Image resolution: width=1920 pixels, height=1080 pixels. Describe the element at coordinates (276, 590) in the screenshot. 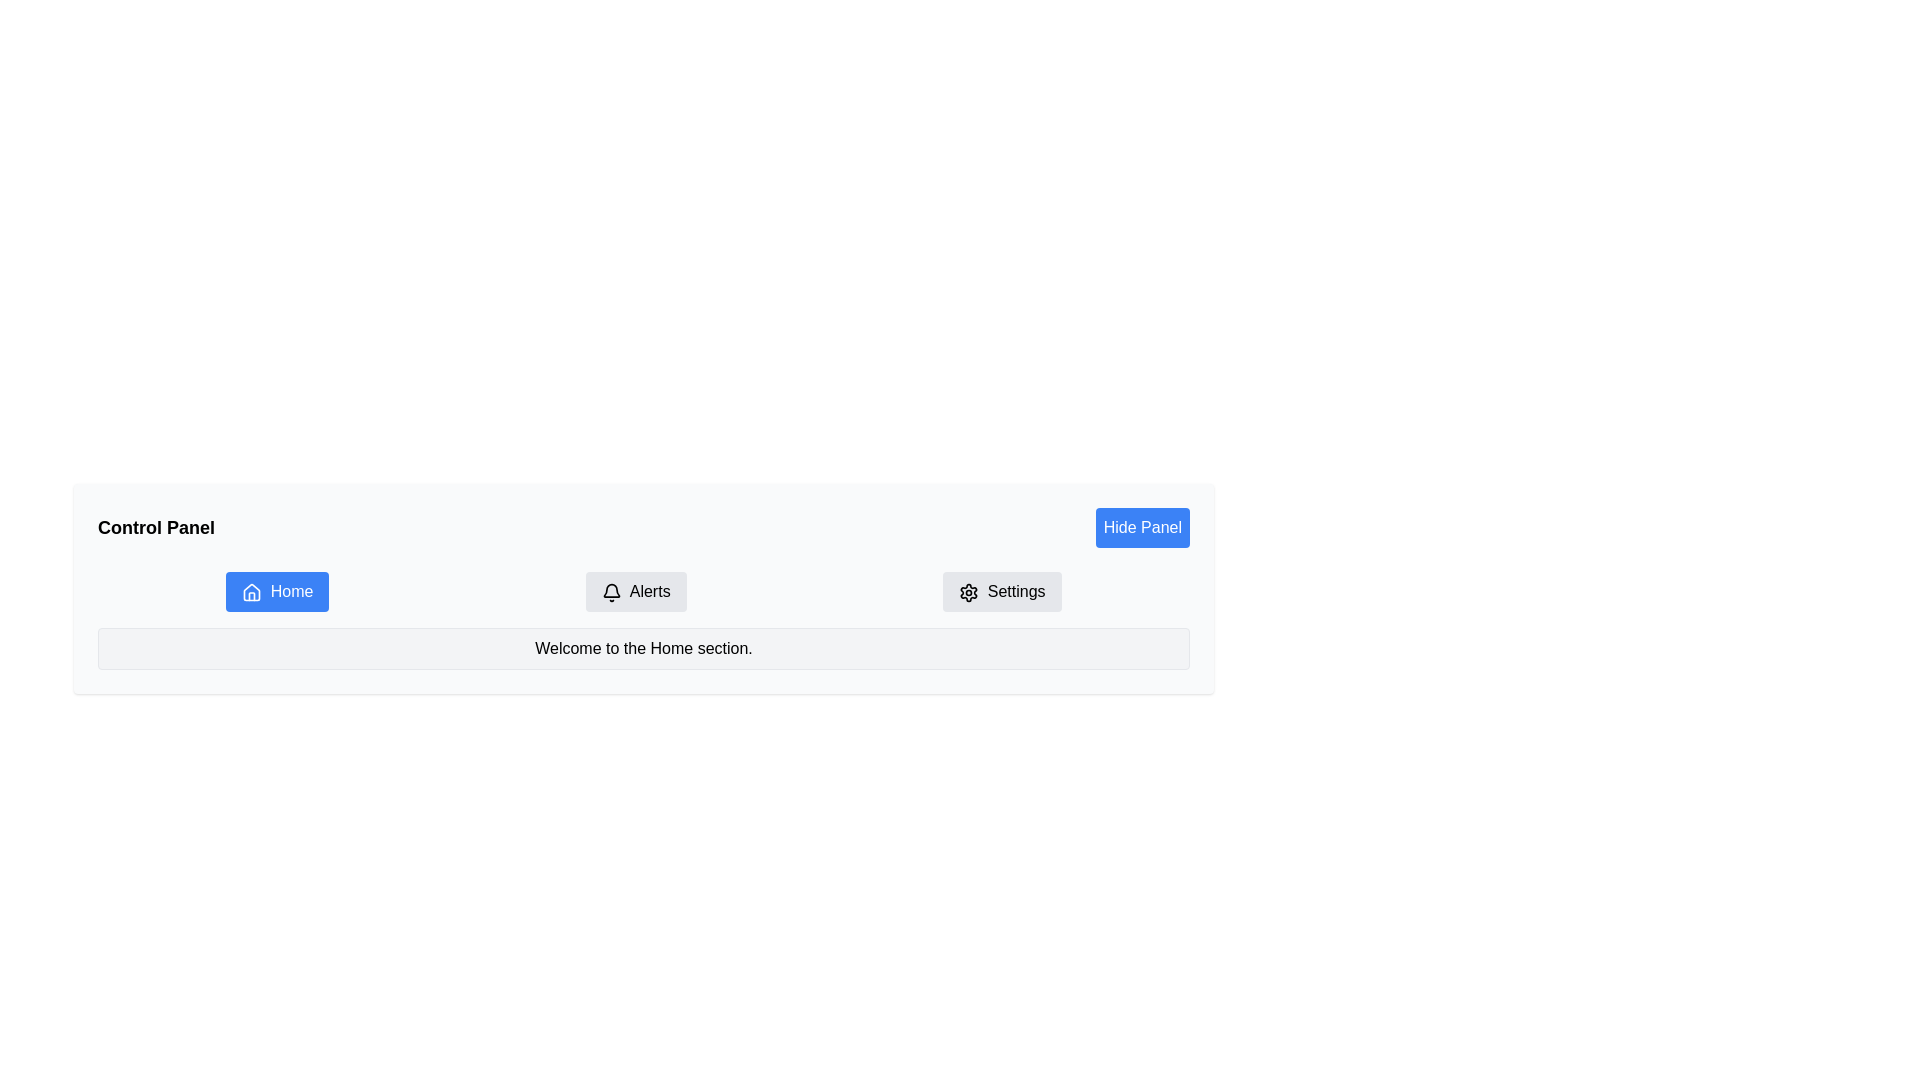

I see `the 'Home' button, which is a blue rectangular button with white text and a house icon, located on the leftmost side of the menu` at that location.